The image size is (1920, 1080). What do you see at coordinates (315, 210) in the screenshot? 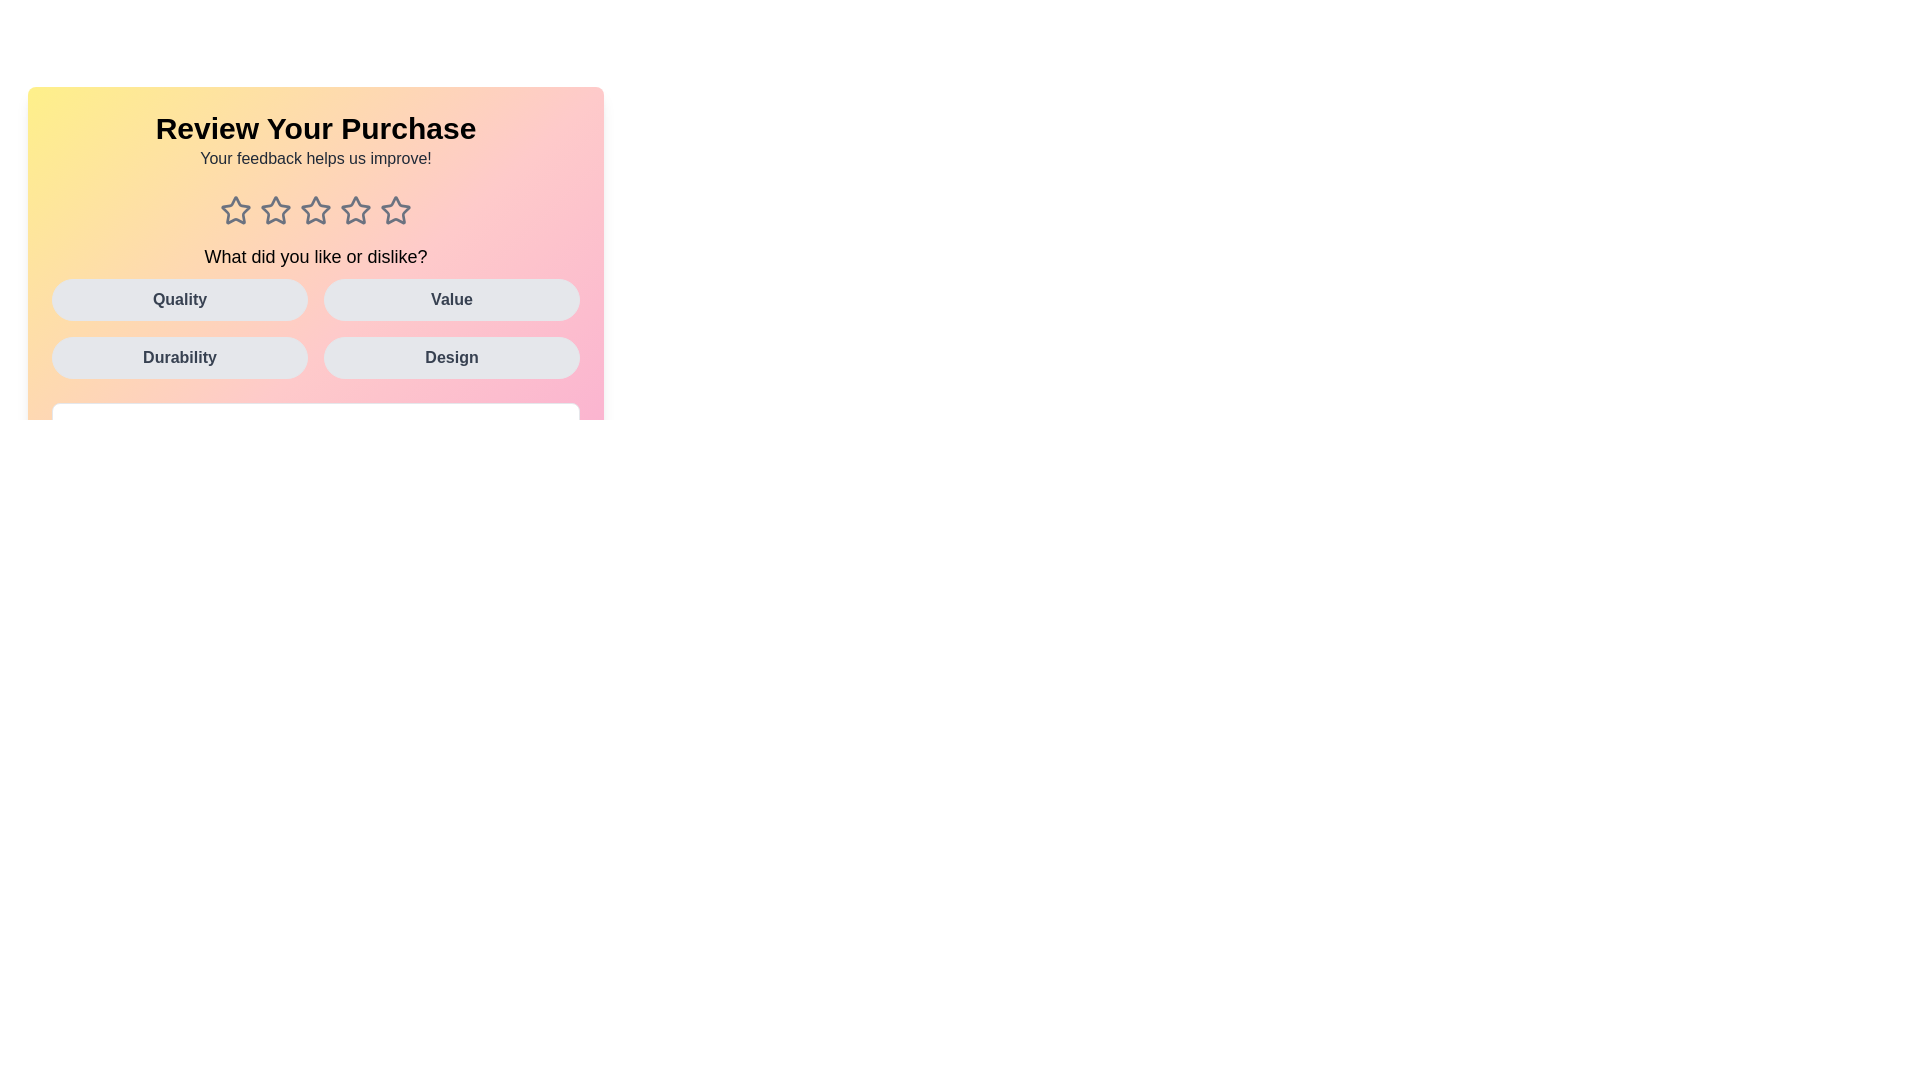
I see `the third star-shaped icon in the rating system` at bounding box center [315, 210].